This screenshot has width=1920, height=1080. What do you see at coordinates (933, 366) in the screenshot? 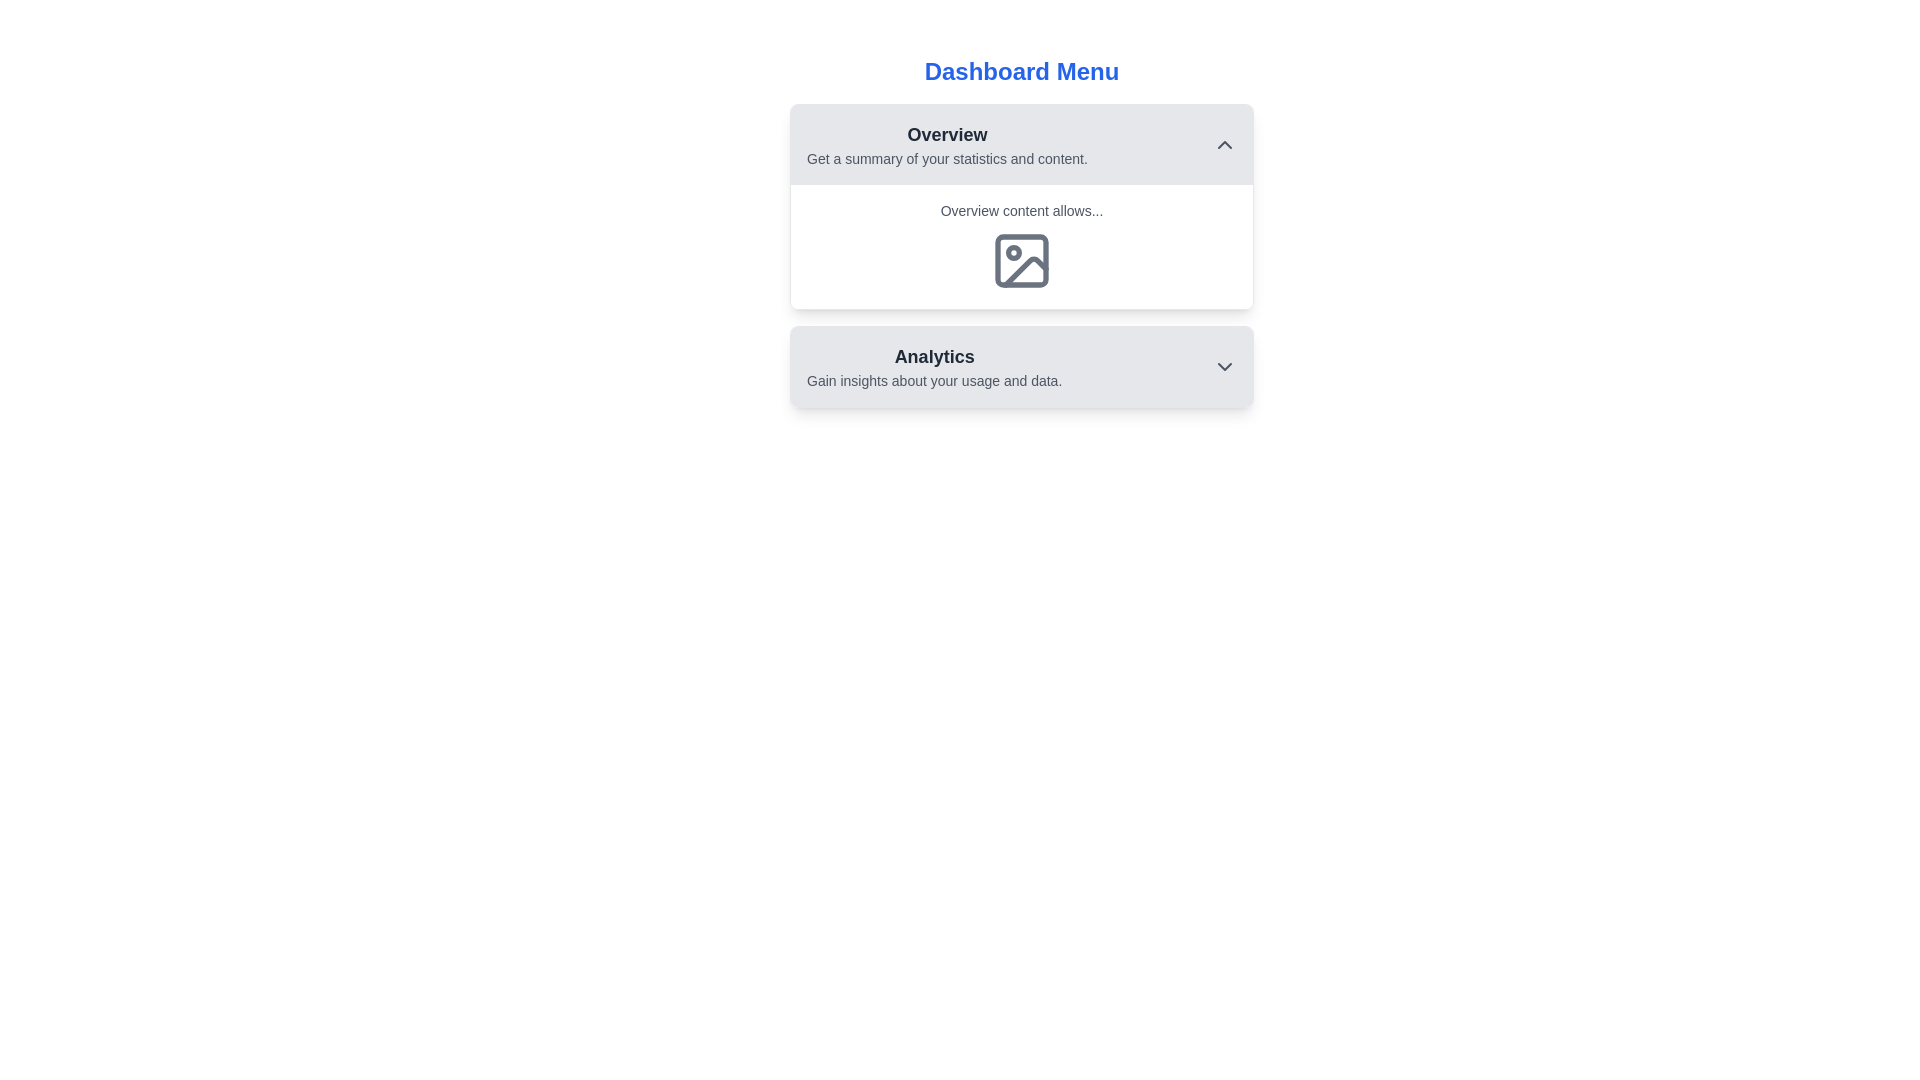
I see `the 'Analytics' text block which is located in the second section below the 'Overview' section` at bounding box center [933, 366].